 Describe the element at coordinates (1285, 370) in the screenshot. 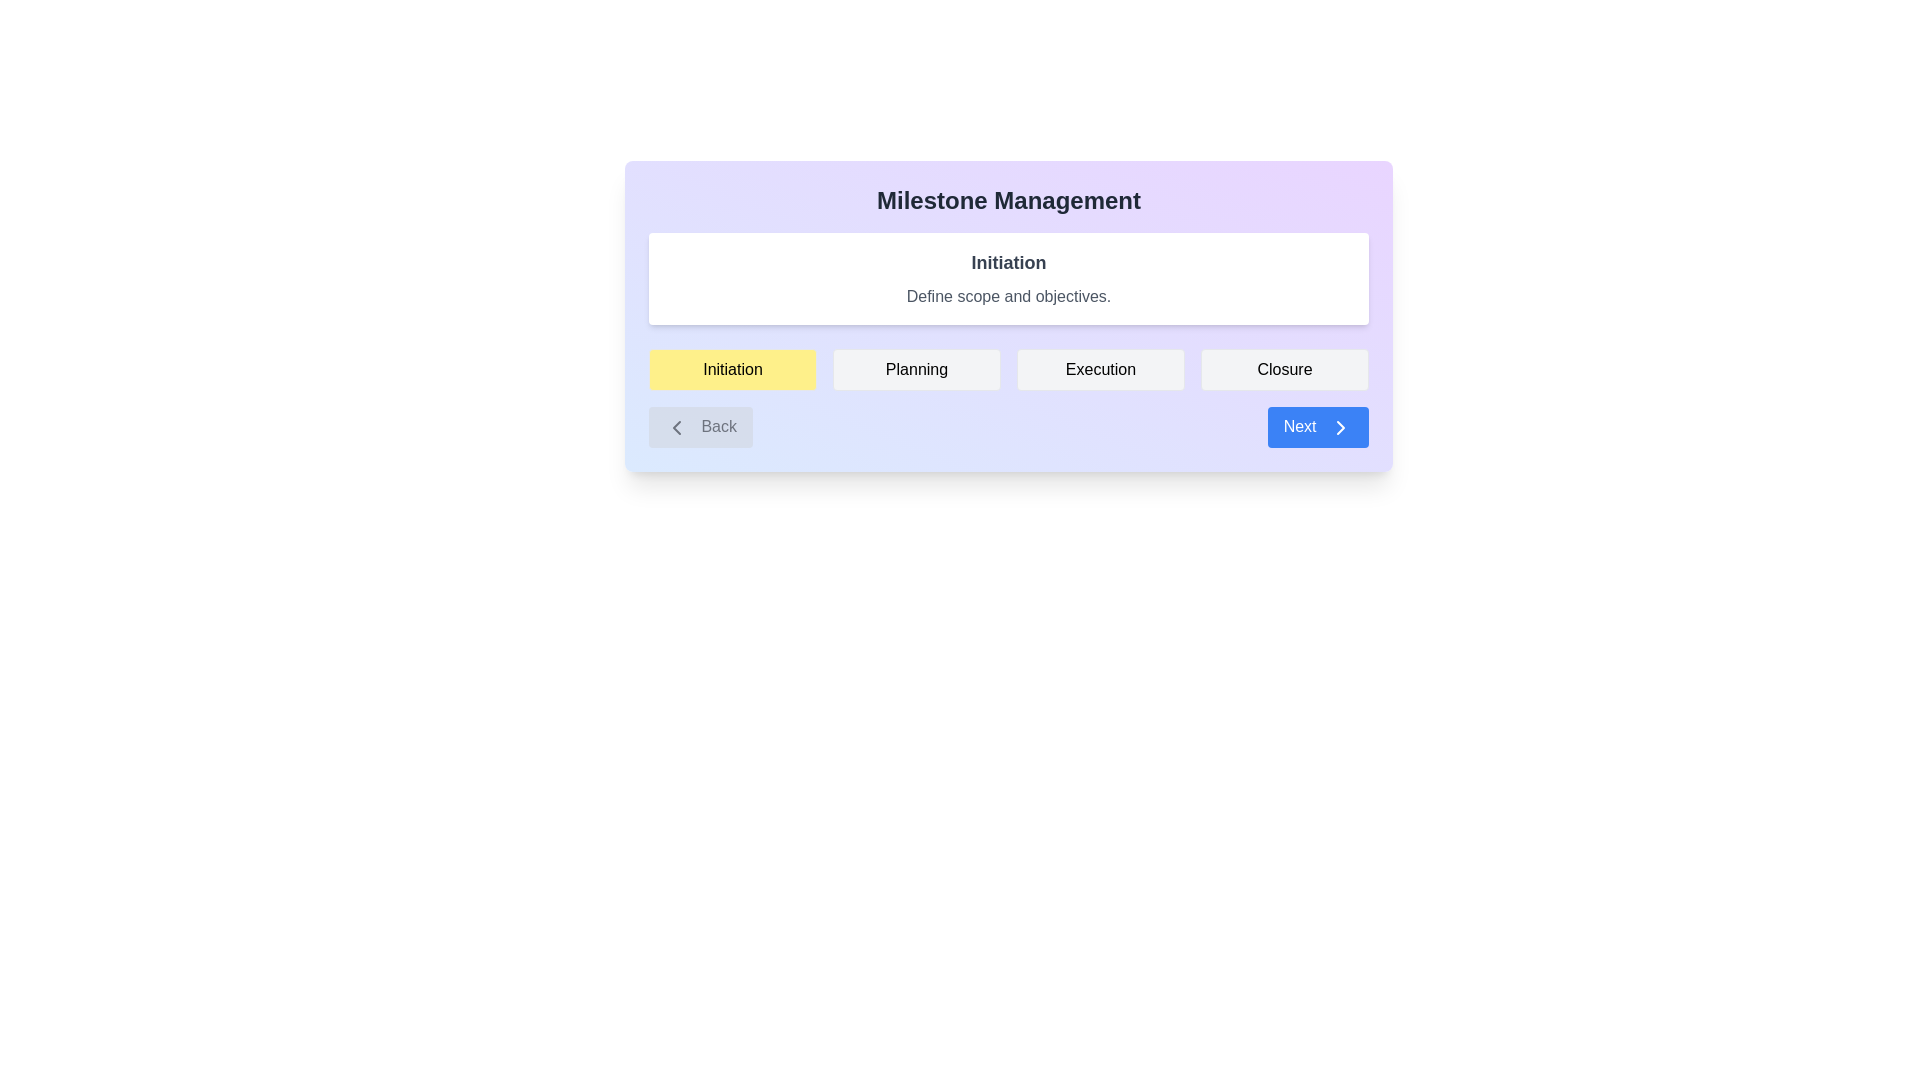

I see `the 'Closure' text label, which is located in the lower right area of the interface, rightmost among four similar elements in a horizontal sequence` at that location.